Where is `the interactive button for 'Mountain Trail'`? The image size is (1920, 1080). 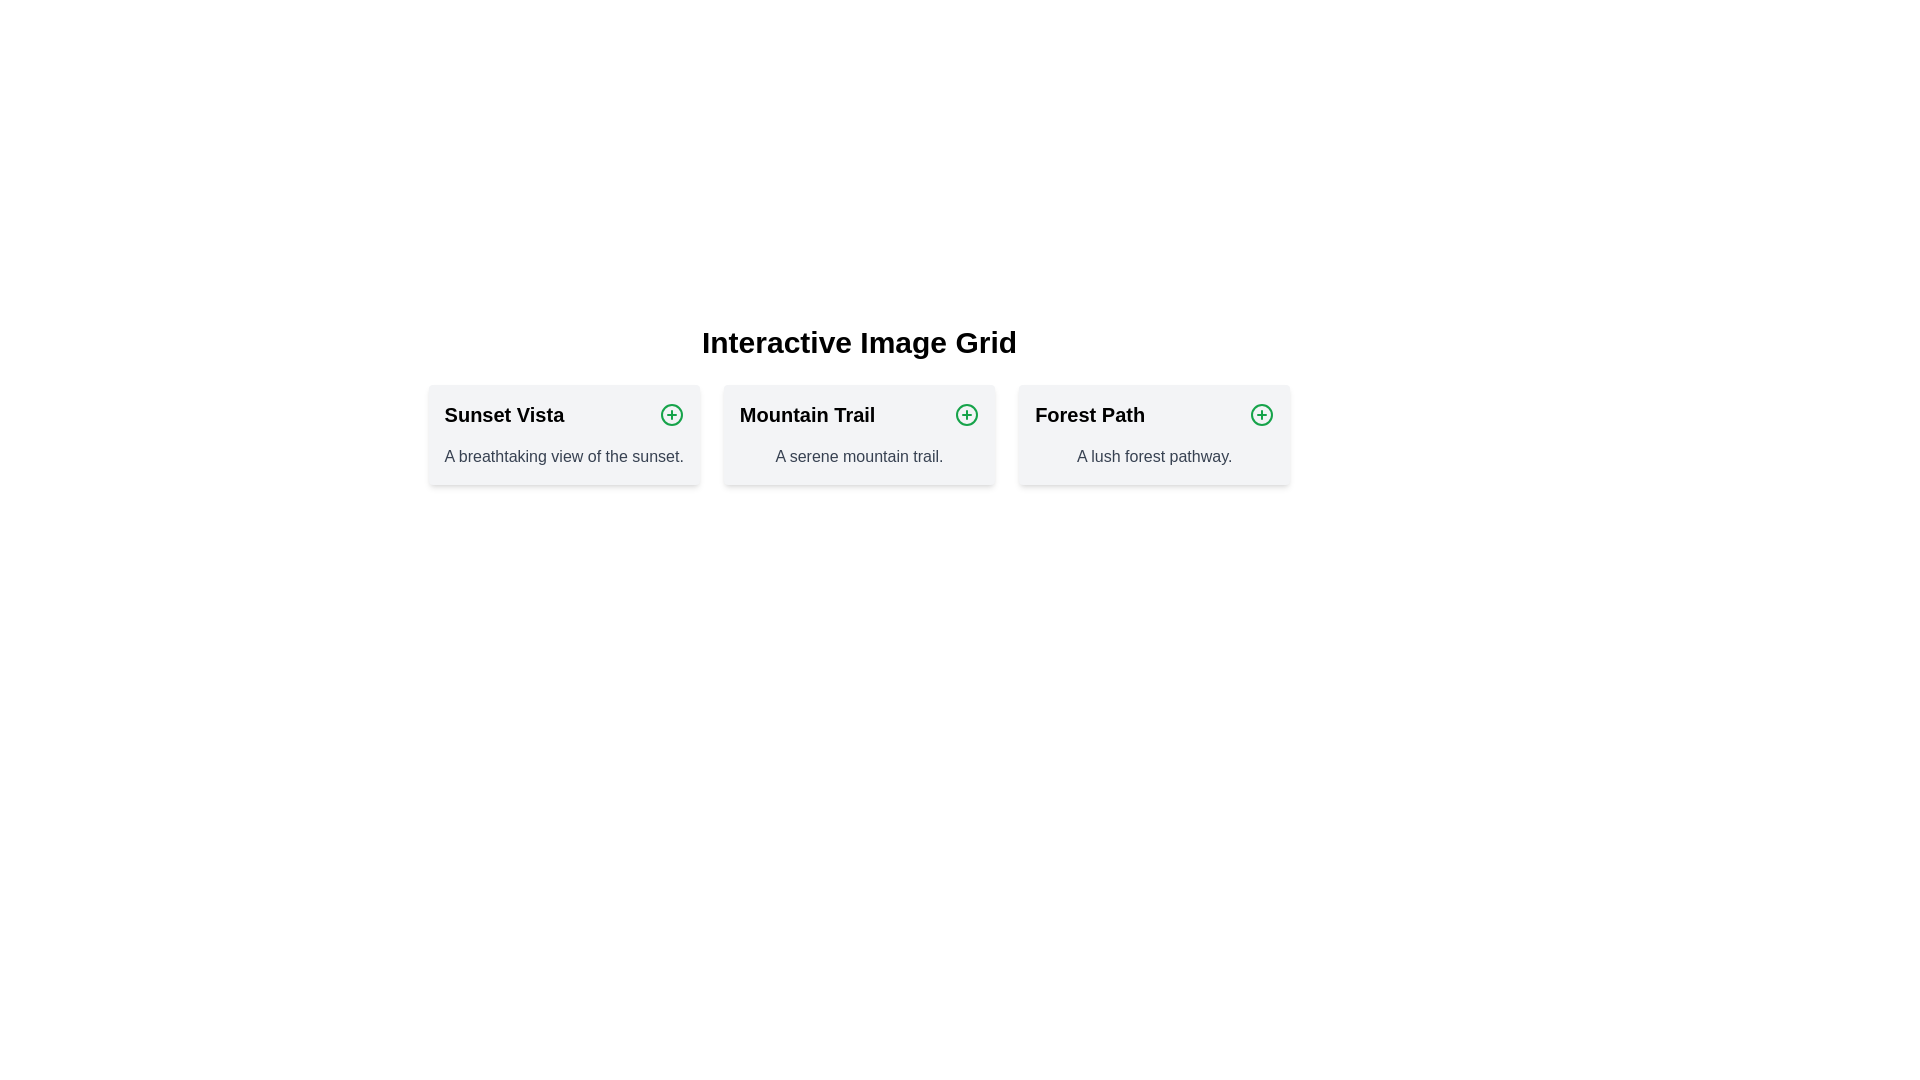 the interactive button for 'Mountain Trail' is located at coordinates (967, 414).